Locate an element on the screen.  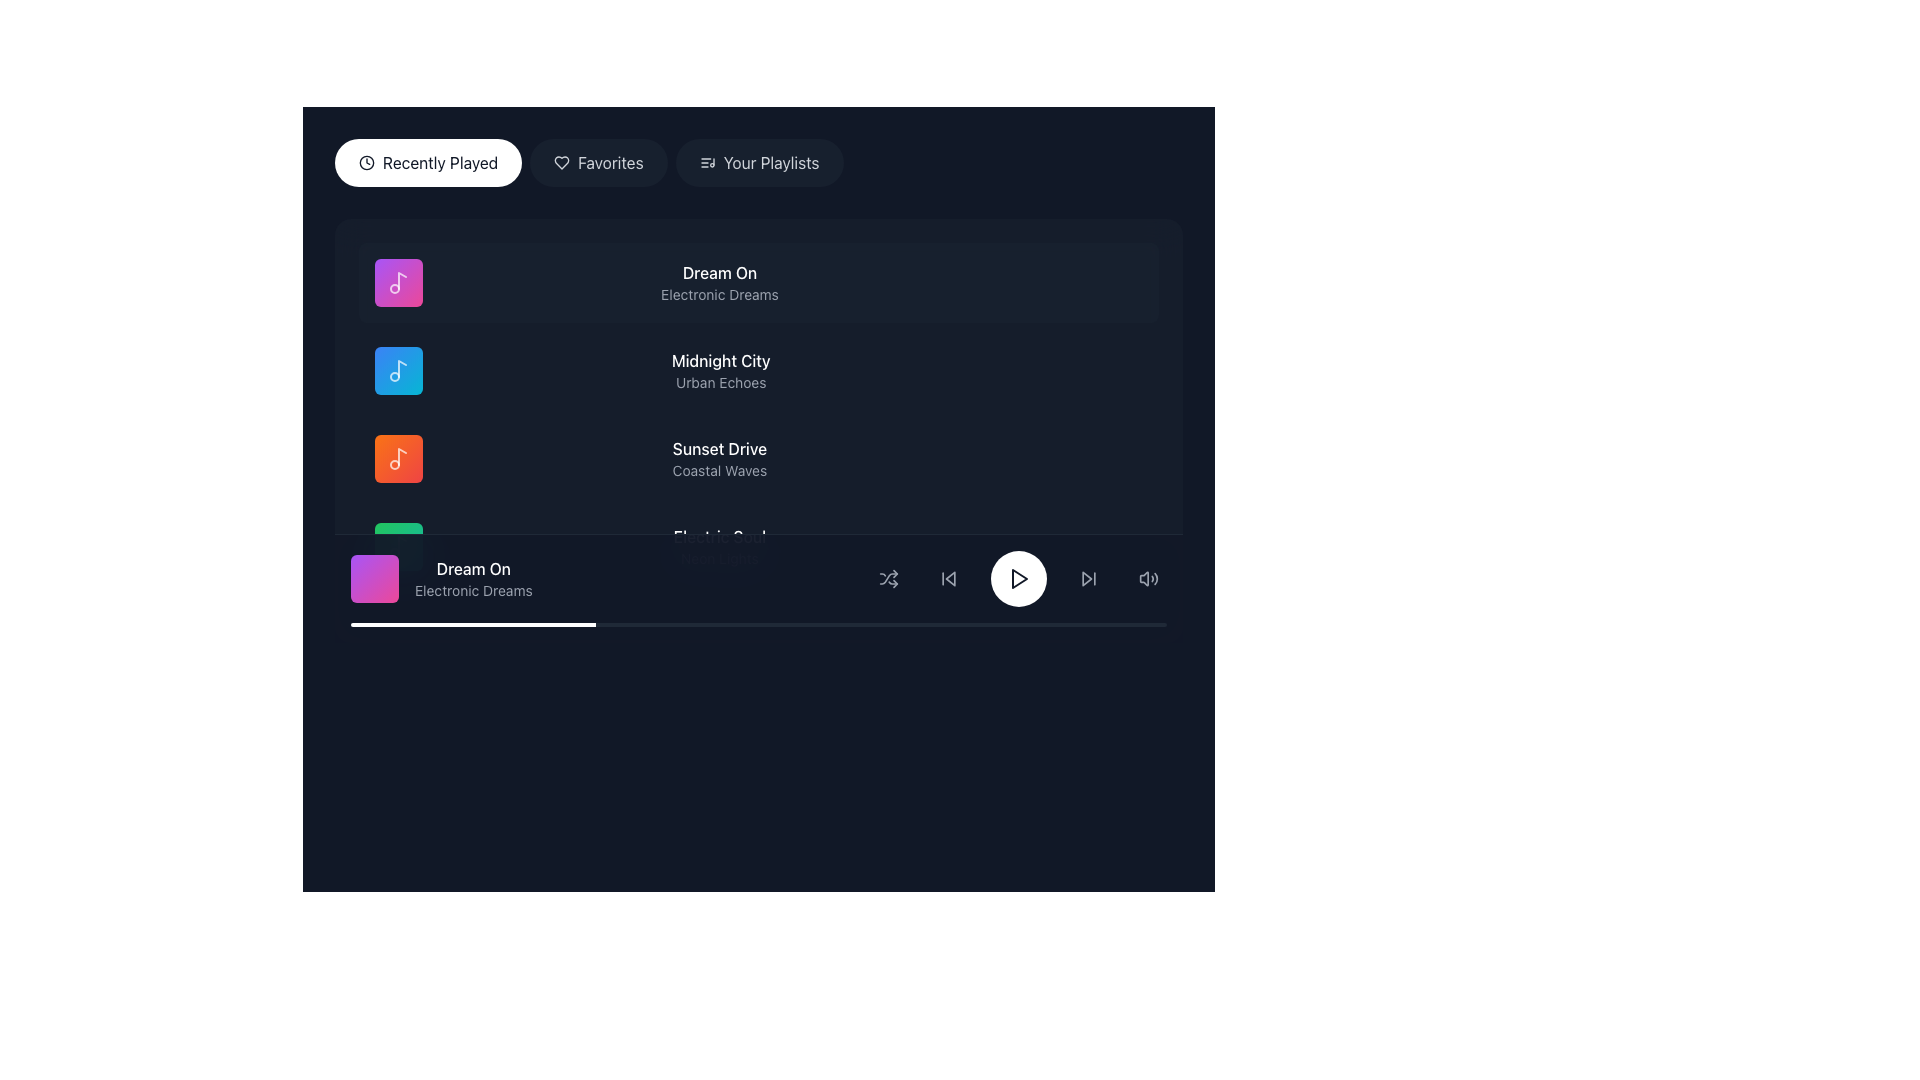
the icon, which is the third in a vertical list representing a specific song or category is located at coordinates (398, 459).